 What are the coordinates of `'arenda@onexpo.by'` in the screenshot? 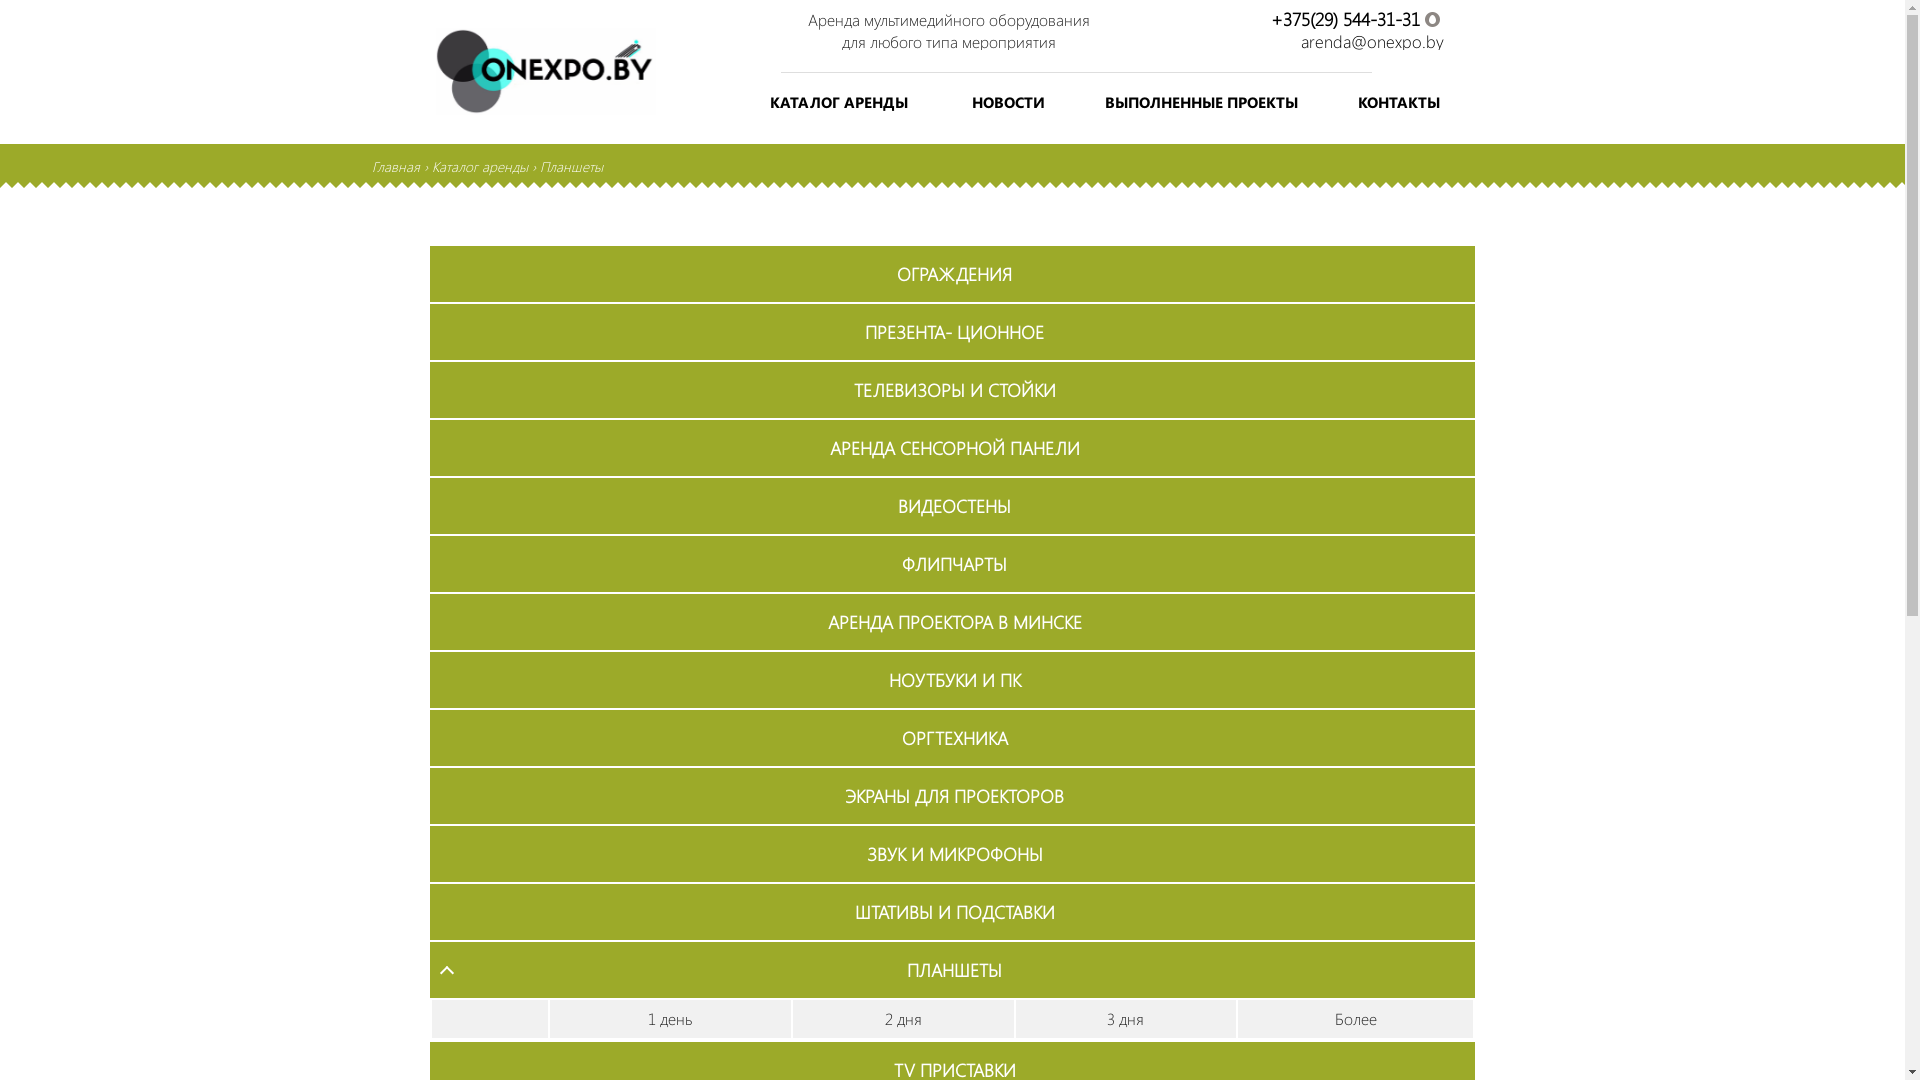 It's located at (1300, 42).